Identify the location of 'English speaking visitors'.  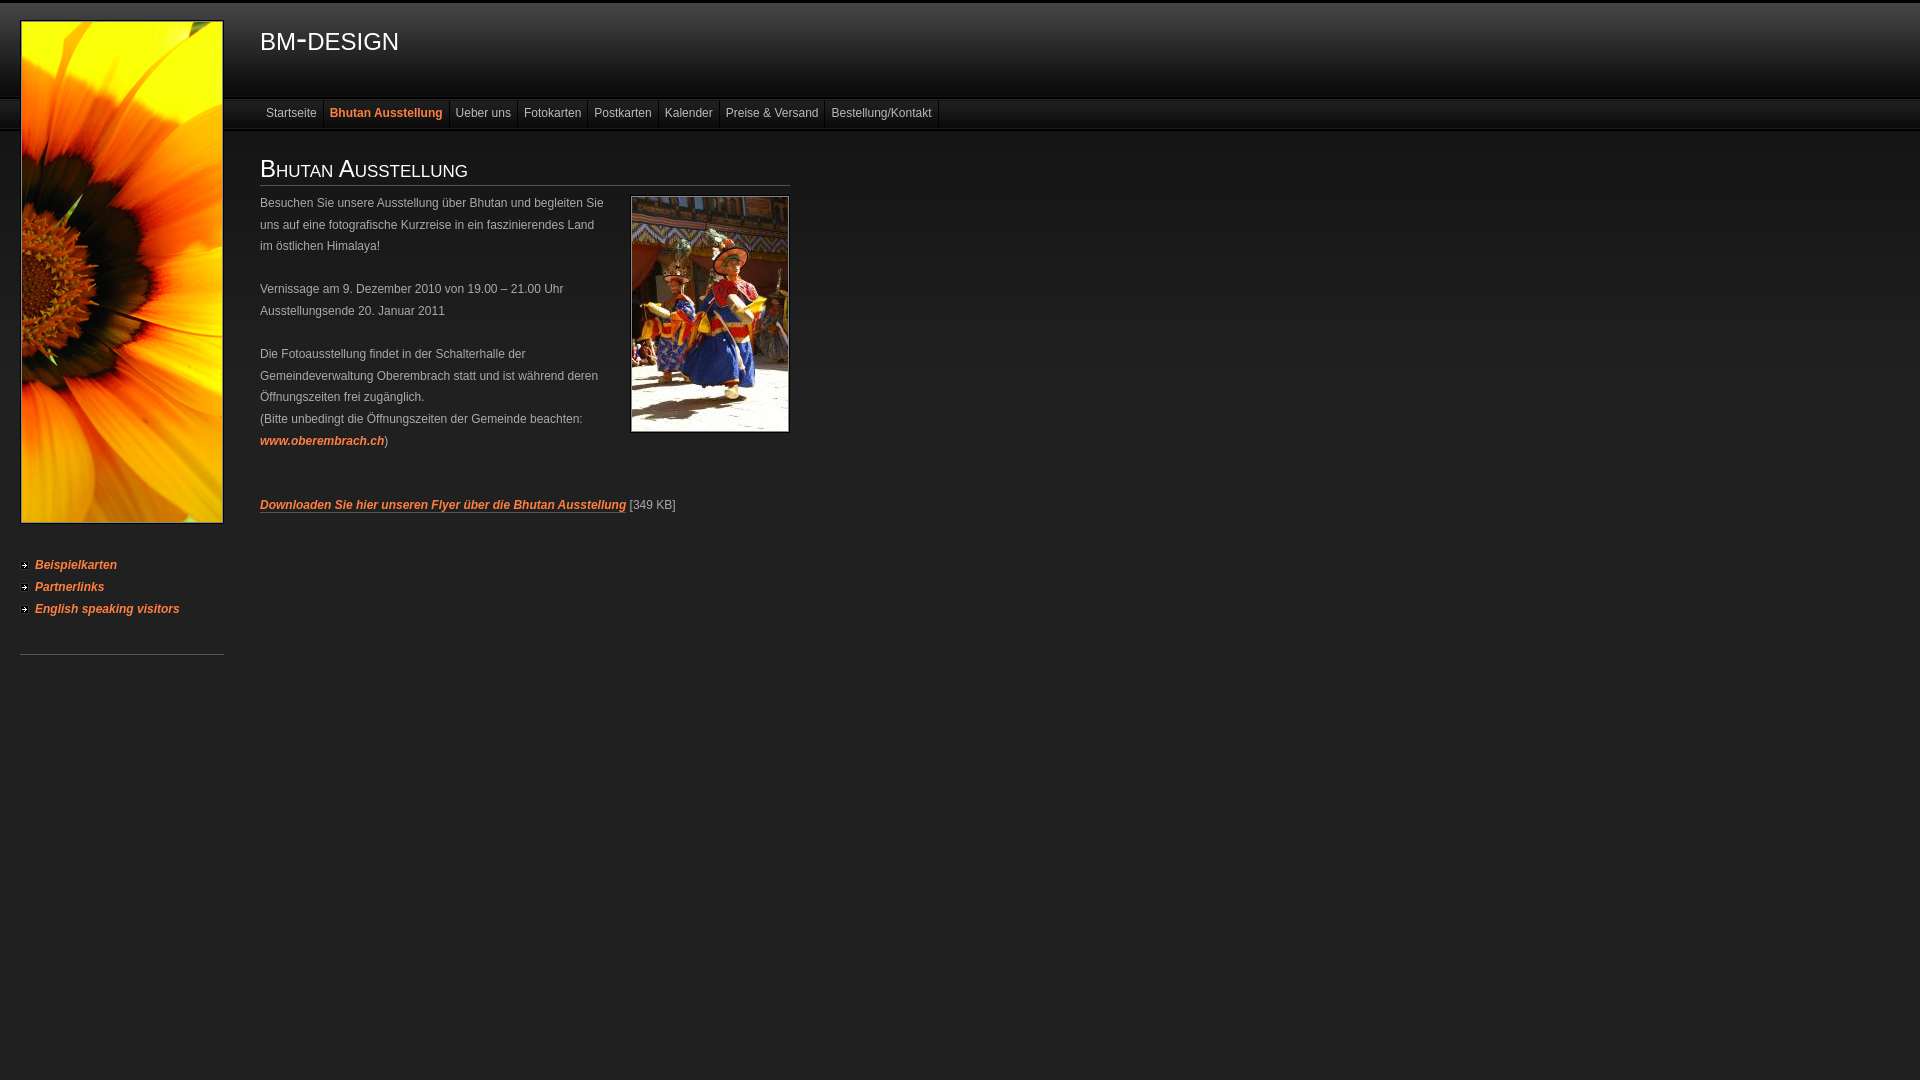
(19, 608).